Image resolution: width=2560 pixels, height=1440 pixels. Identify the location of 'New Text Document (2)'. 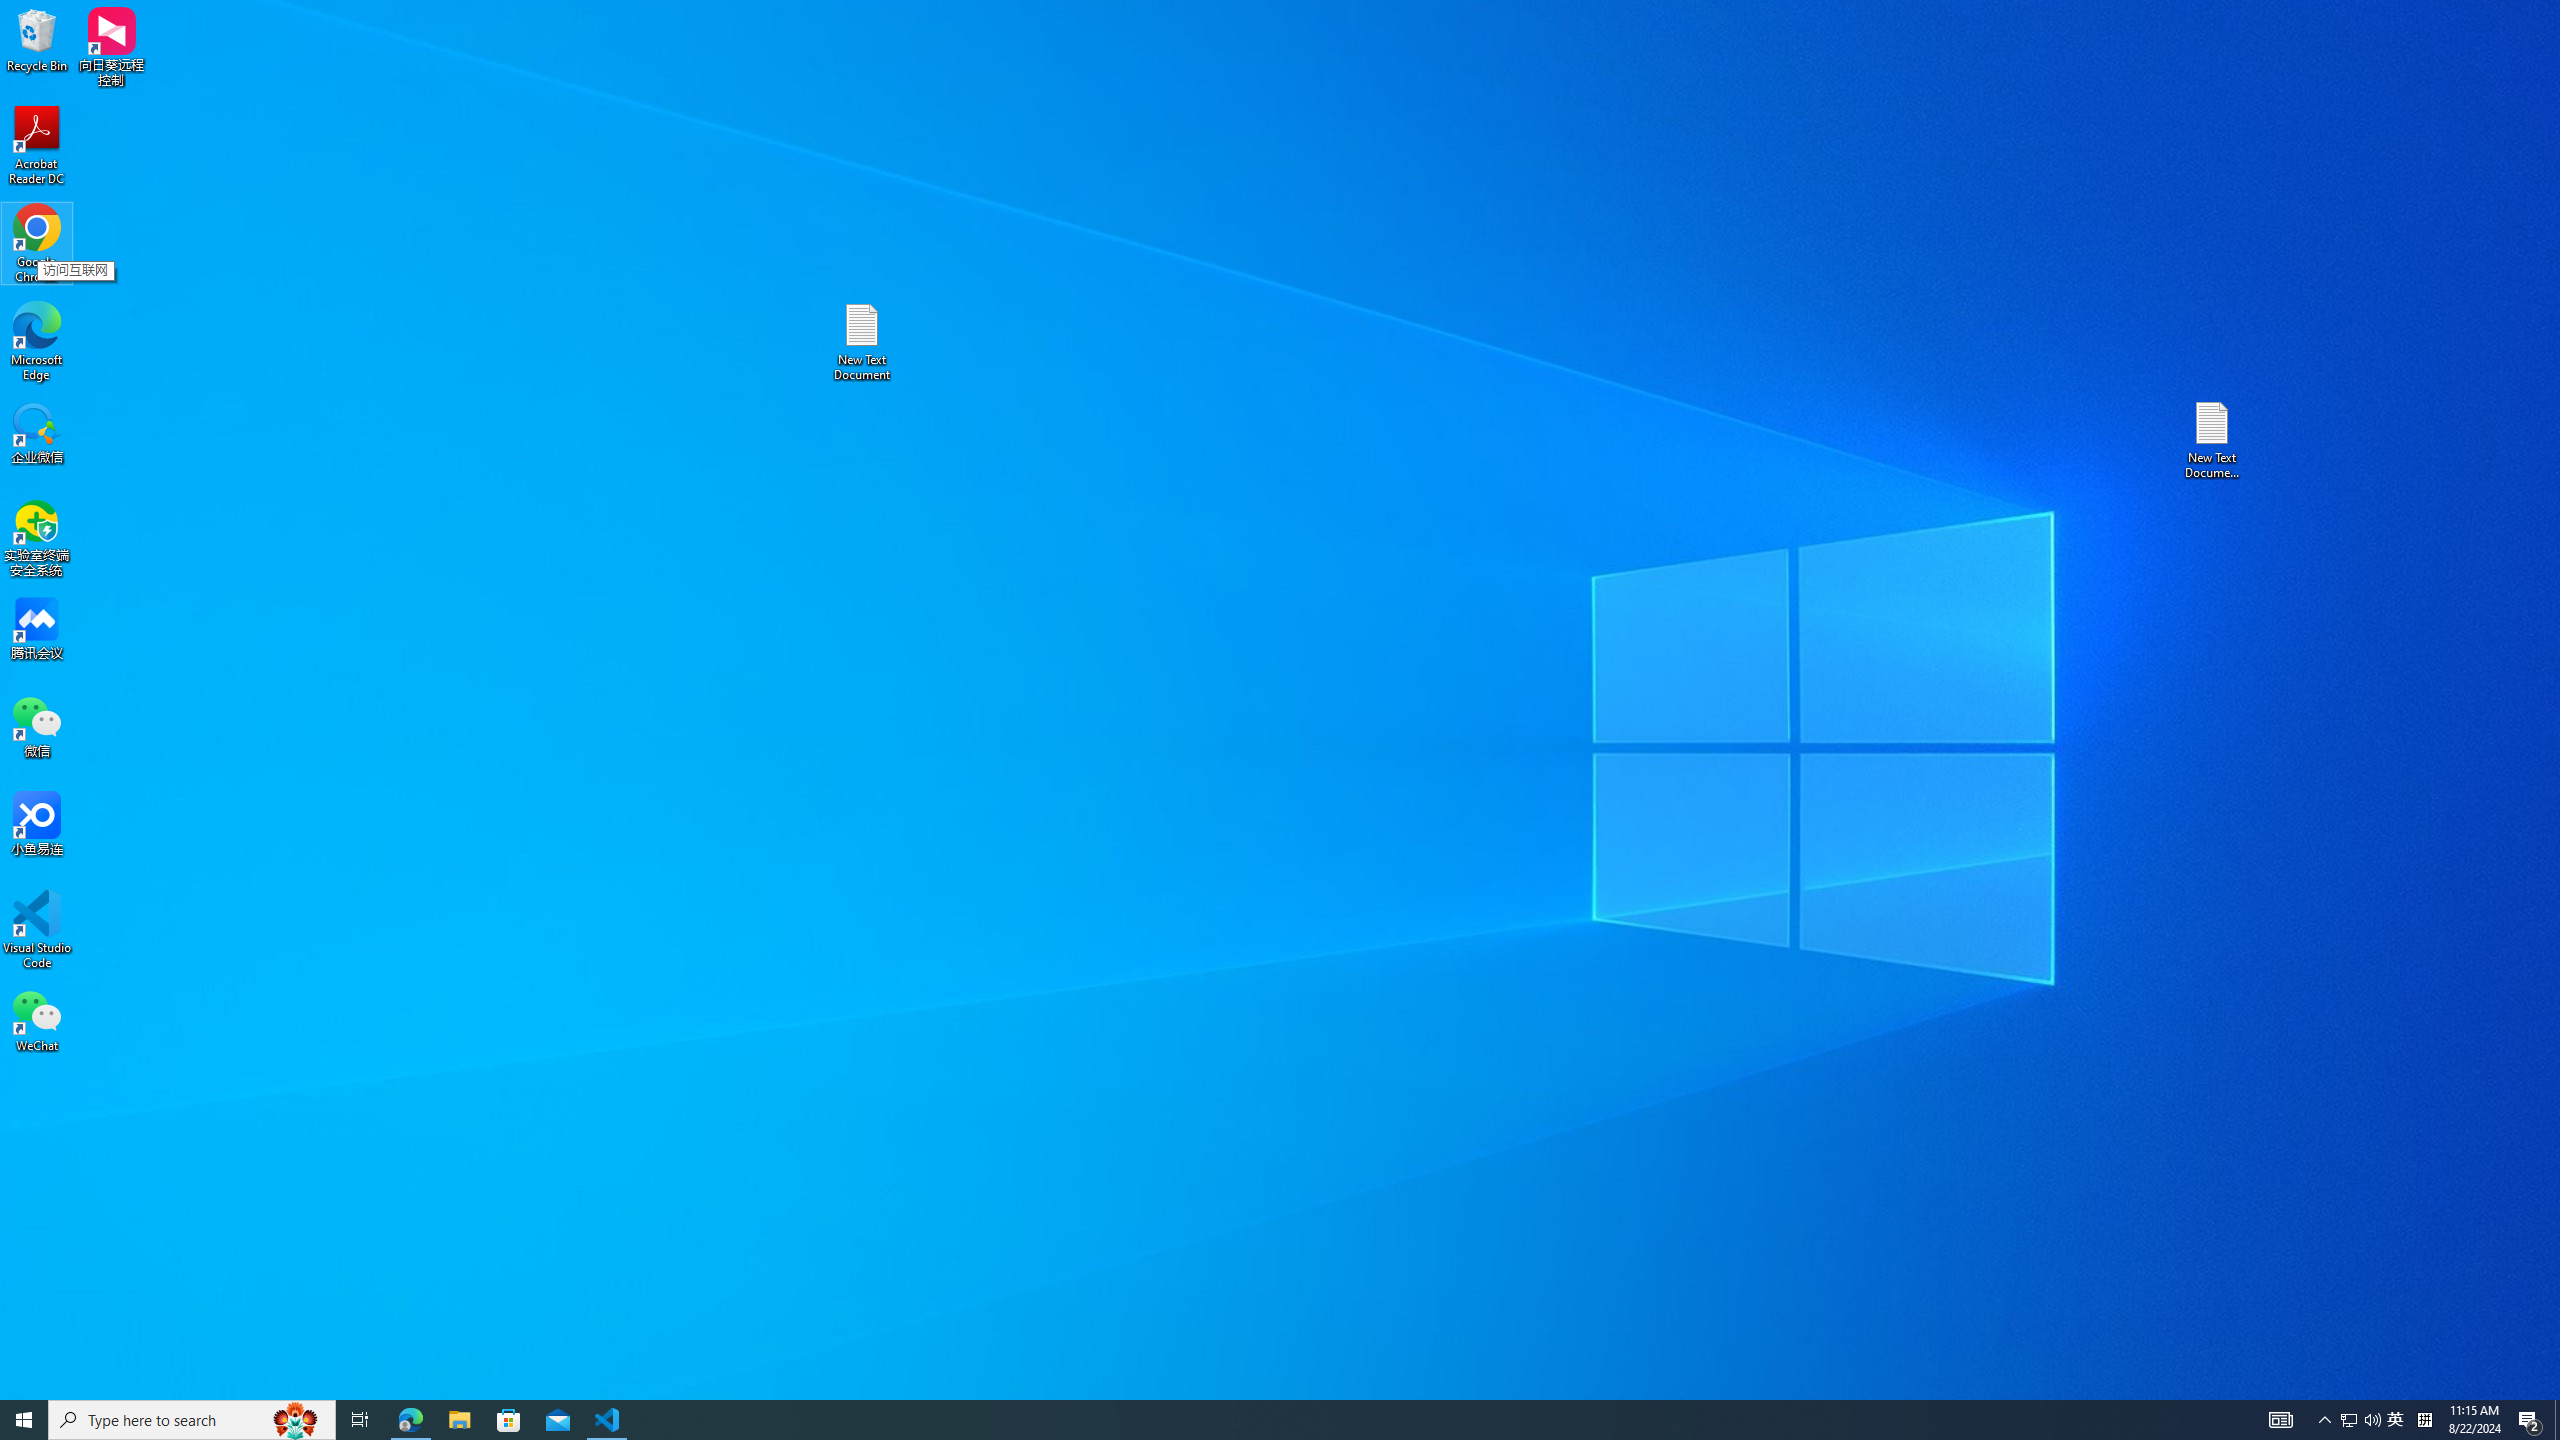
(2213, 438).